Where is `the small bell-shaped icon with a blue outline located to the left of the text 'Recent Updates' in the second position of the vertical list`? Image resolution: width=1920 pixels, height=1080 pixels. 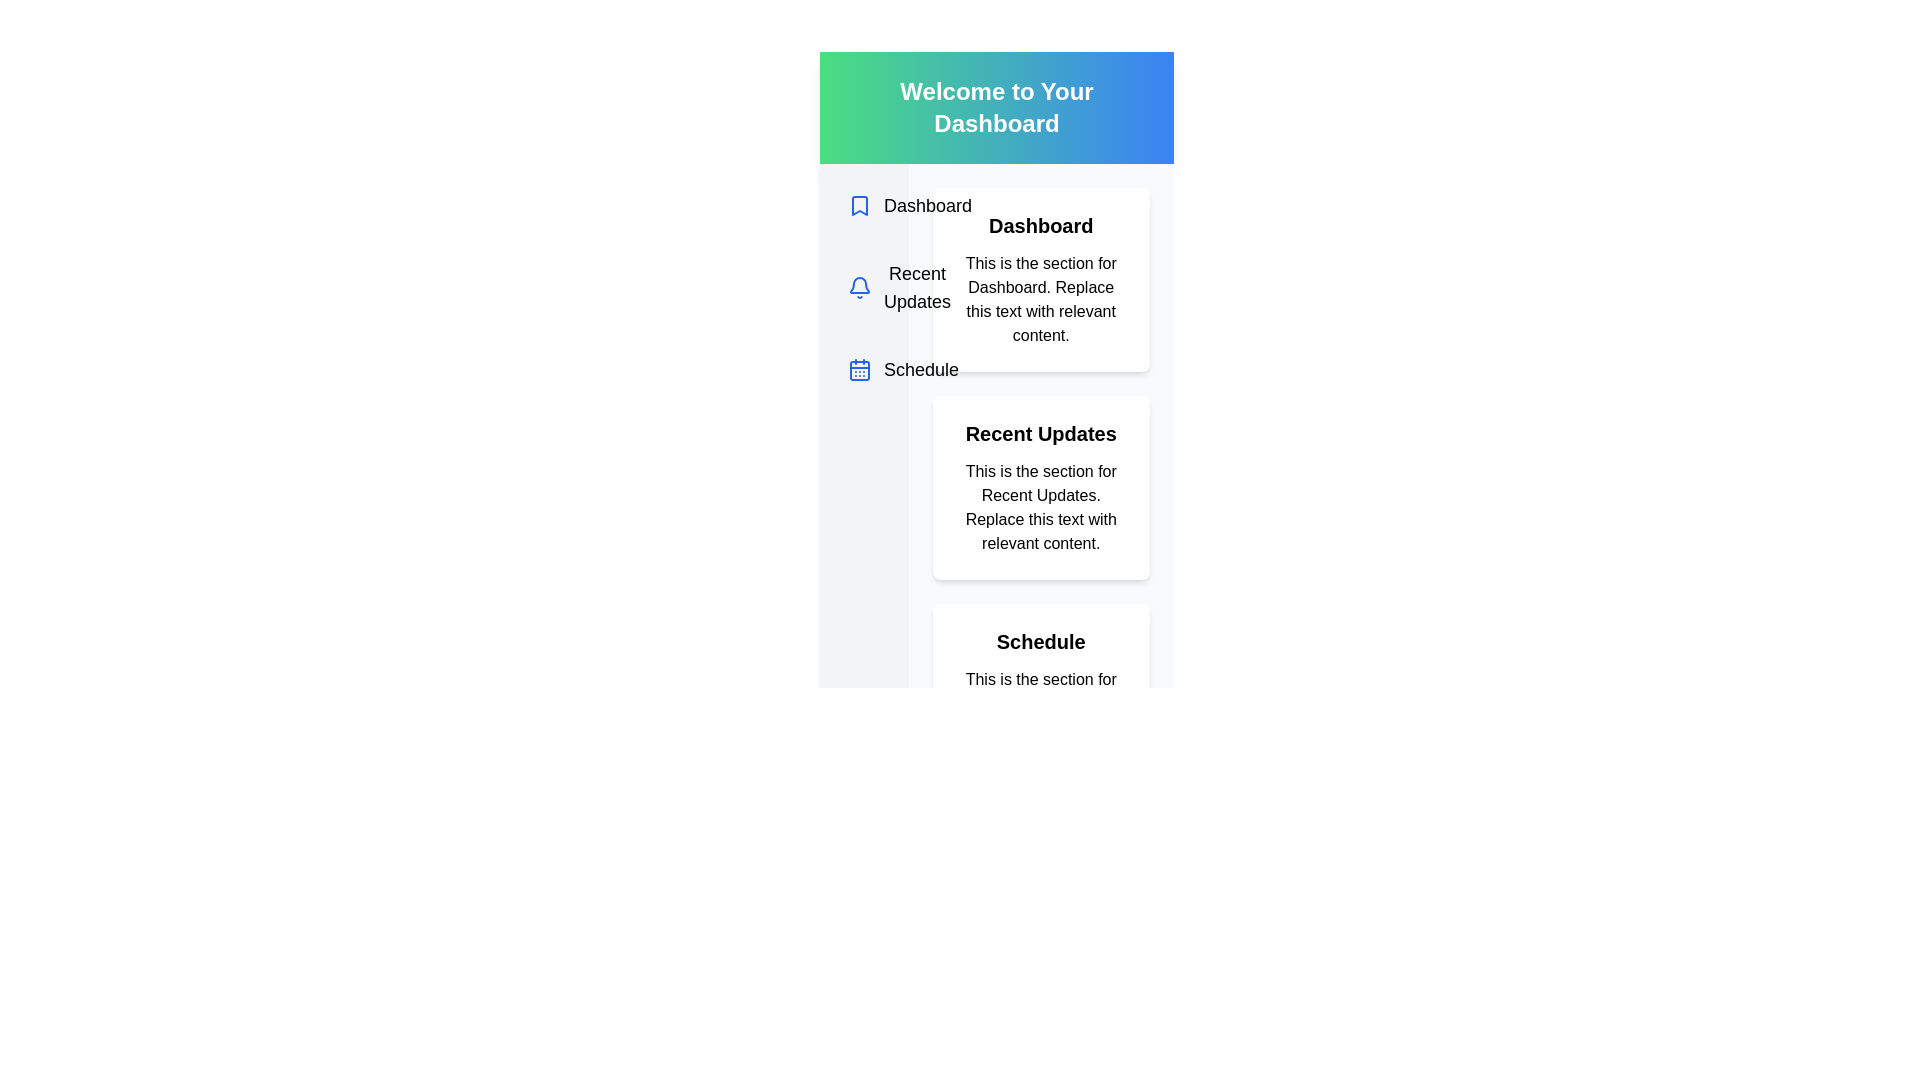 the small bell-shaped icon with a blue outline located to the left of the text 'Recent Updates' in the second position of the vertical list is located at coordinates (859, 288).